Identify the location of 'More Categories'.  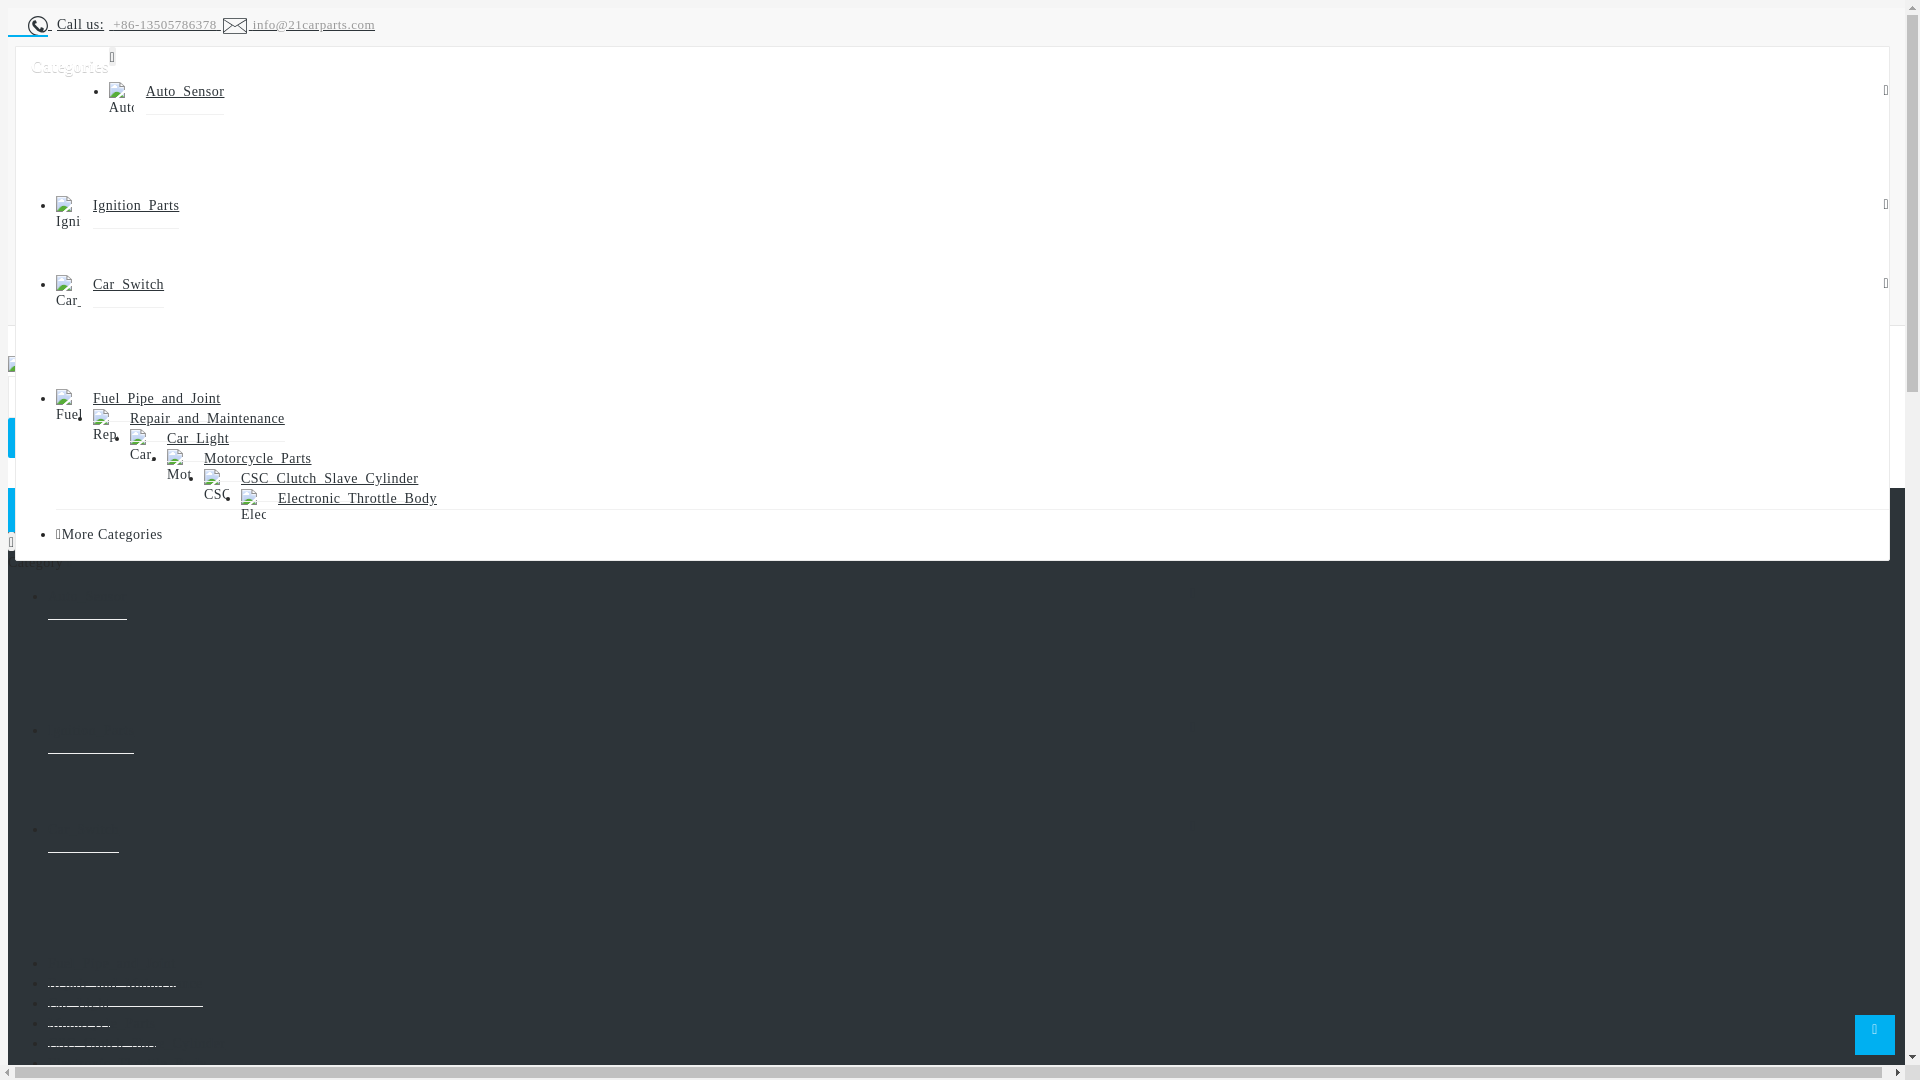
(111, 533).